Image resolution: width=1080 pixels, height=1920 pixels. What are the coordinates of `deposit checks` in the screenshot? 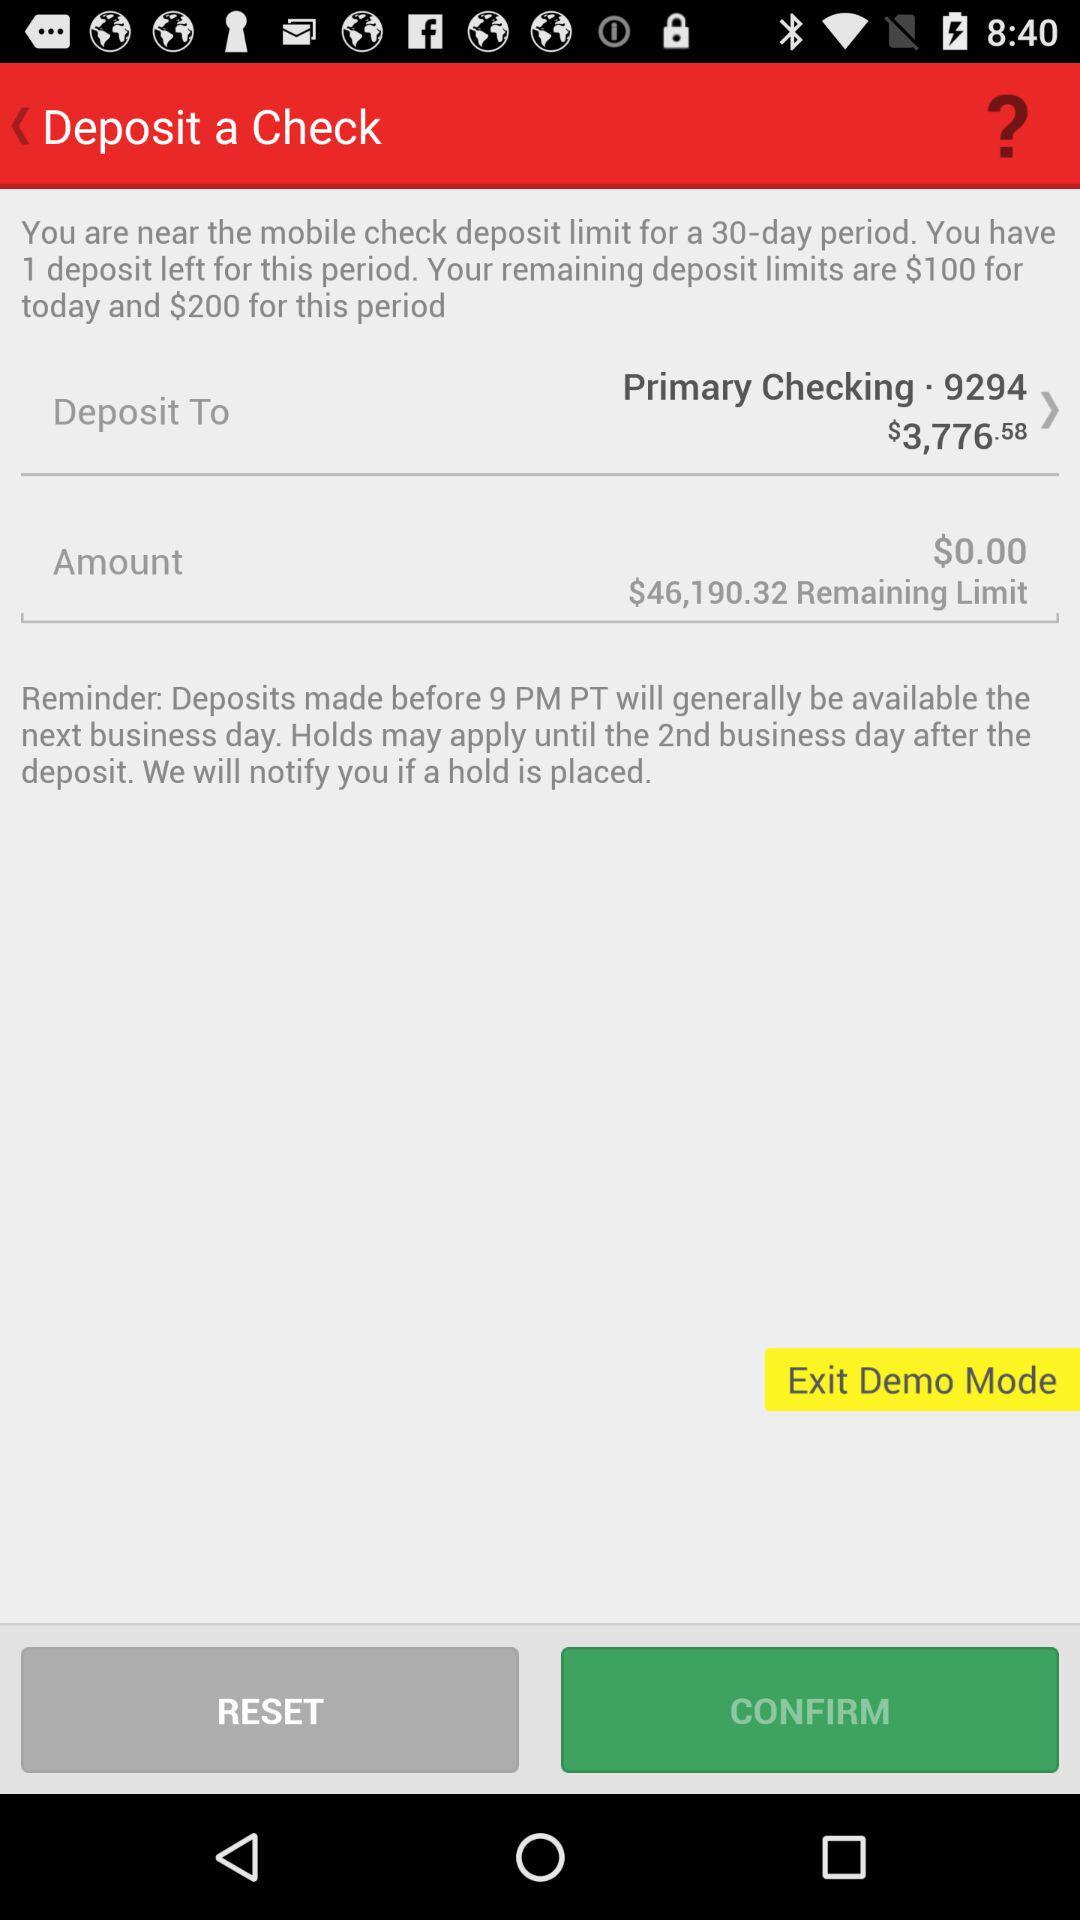 It's located at (540, 560).